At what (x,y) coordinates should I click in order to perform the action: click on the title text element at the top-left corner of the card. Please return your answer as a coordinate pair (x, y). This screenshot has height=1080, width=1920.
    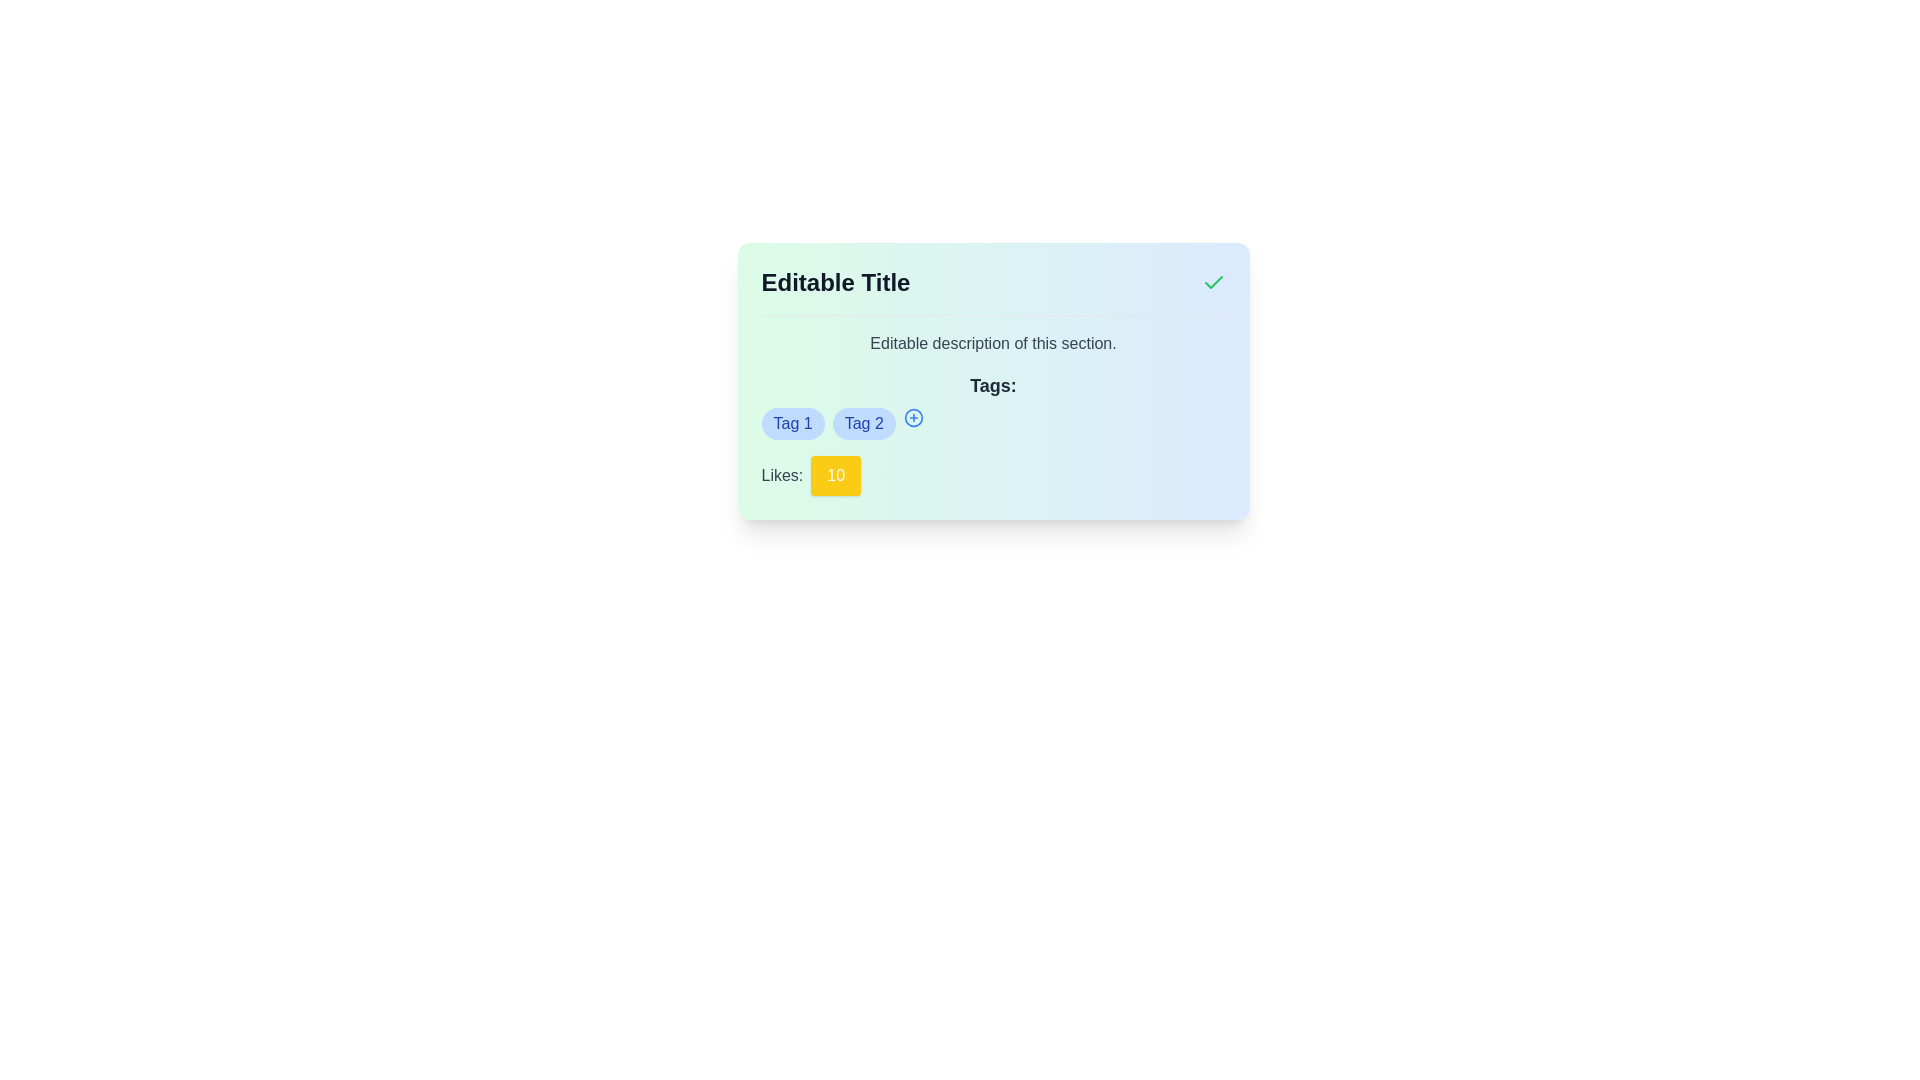
    Looking at the image, I should click on (835, 282).